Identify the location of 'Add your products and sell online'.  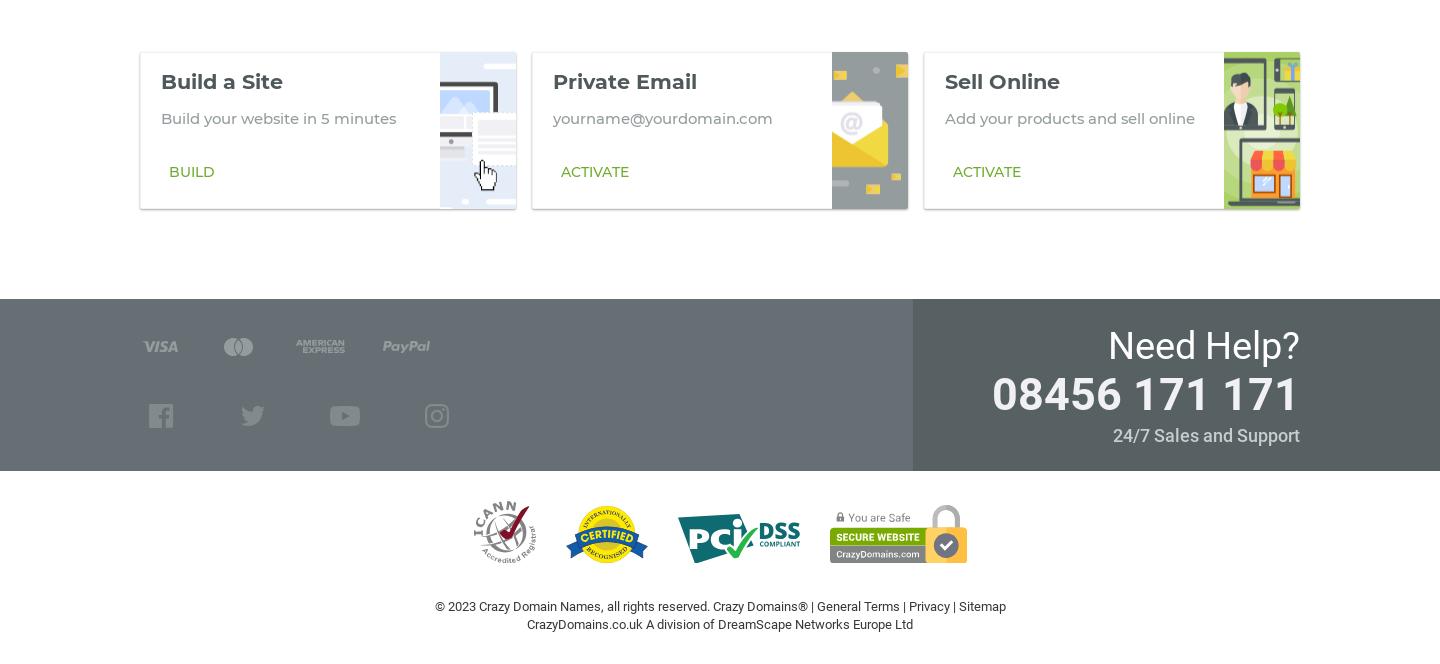
(1069, 117).